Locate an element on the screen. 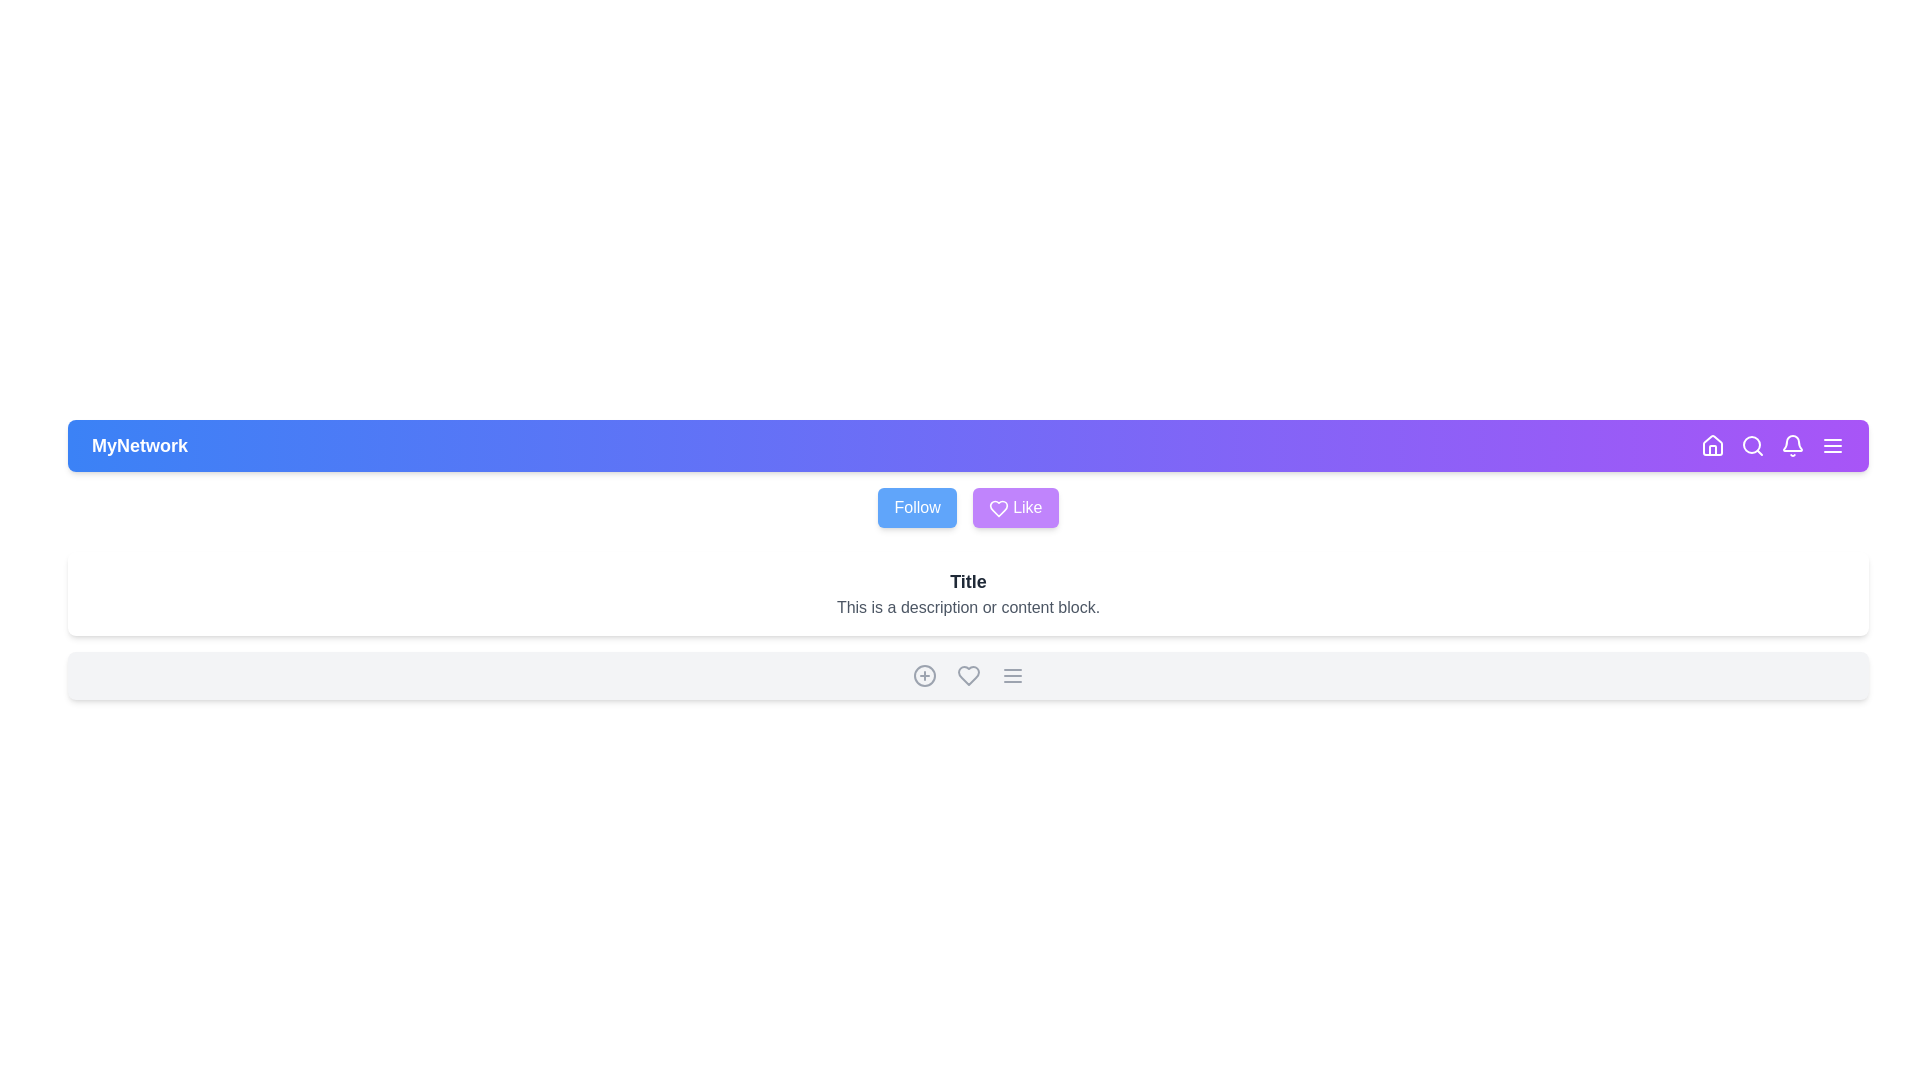  the search function icon, which is the third icon in the navigation bar from the right is located at coordinates (1751, 445).